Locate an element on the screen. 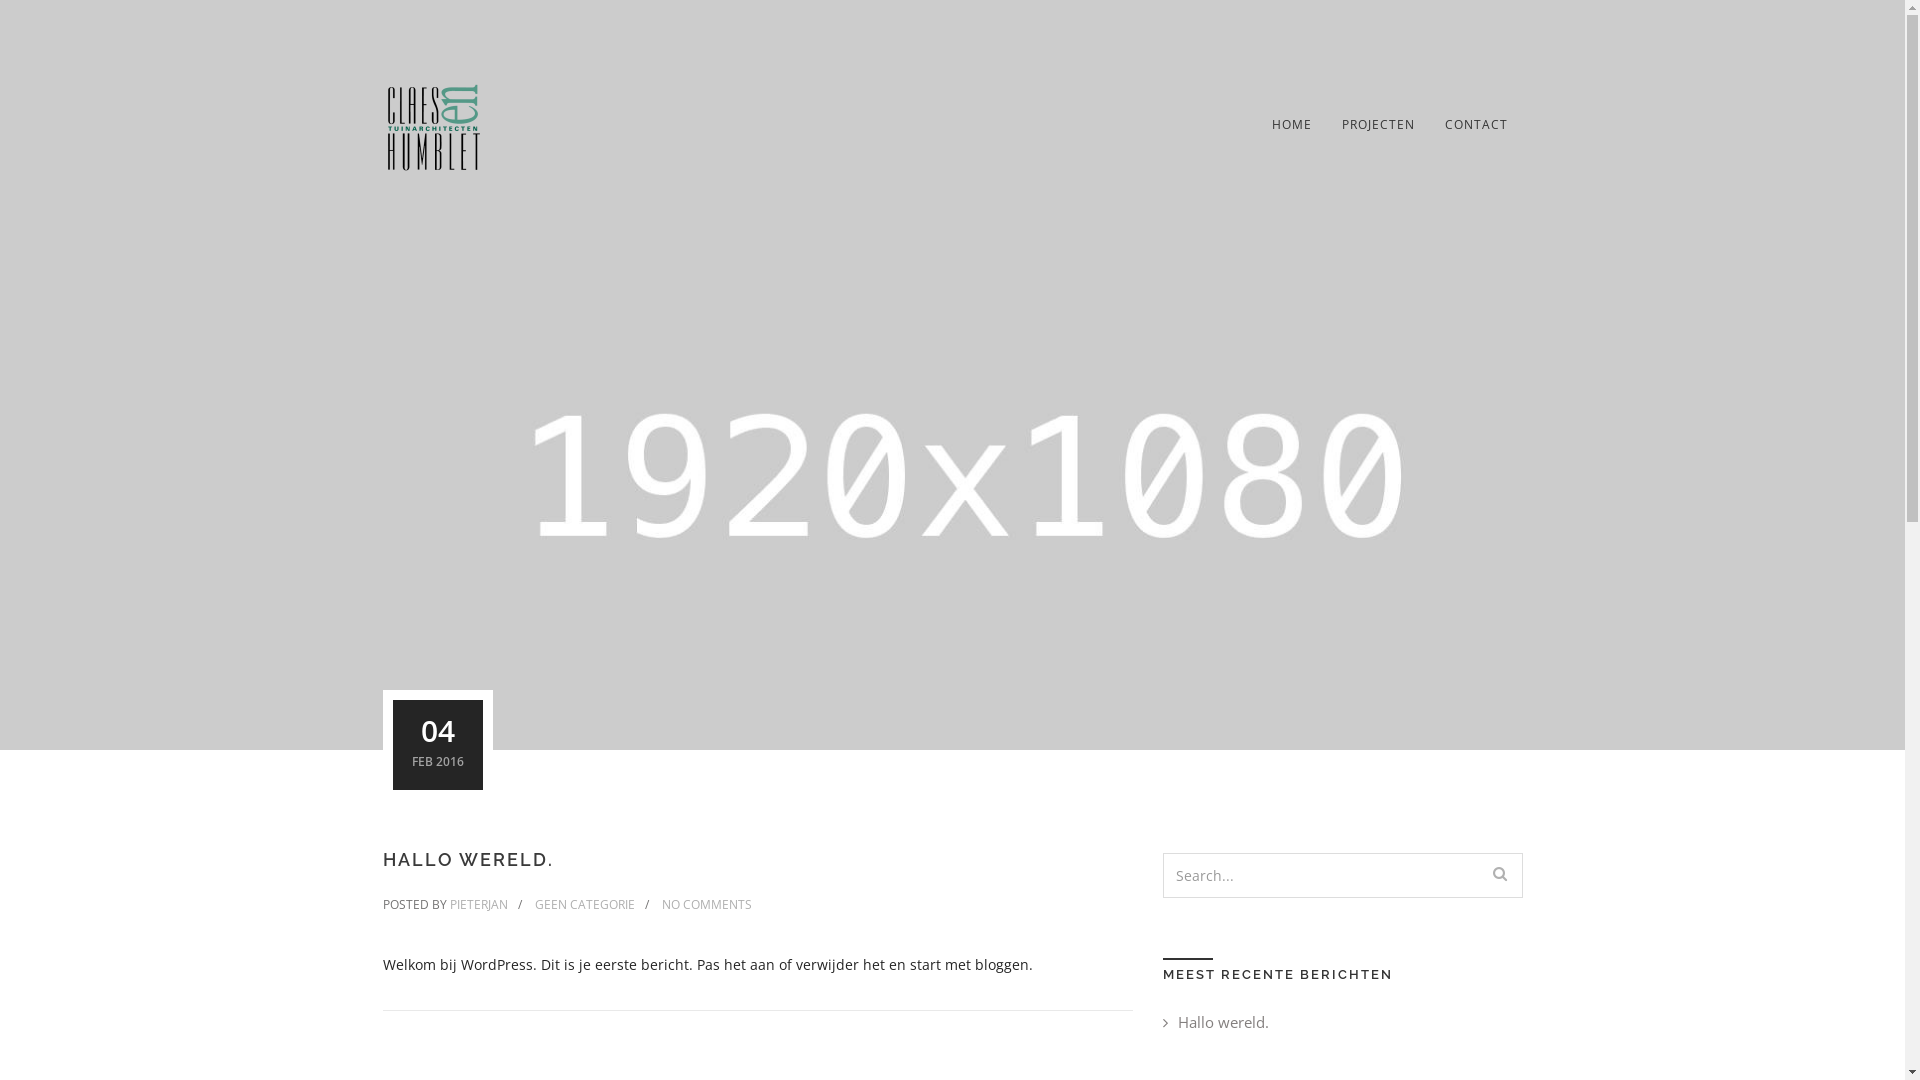 This screenshot has width=1920, height=1080. 'PROJECTEN' is located at coordinates (1325, 124).